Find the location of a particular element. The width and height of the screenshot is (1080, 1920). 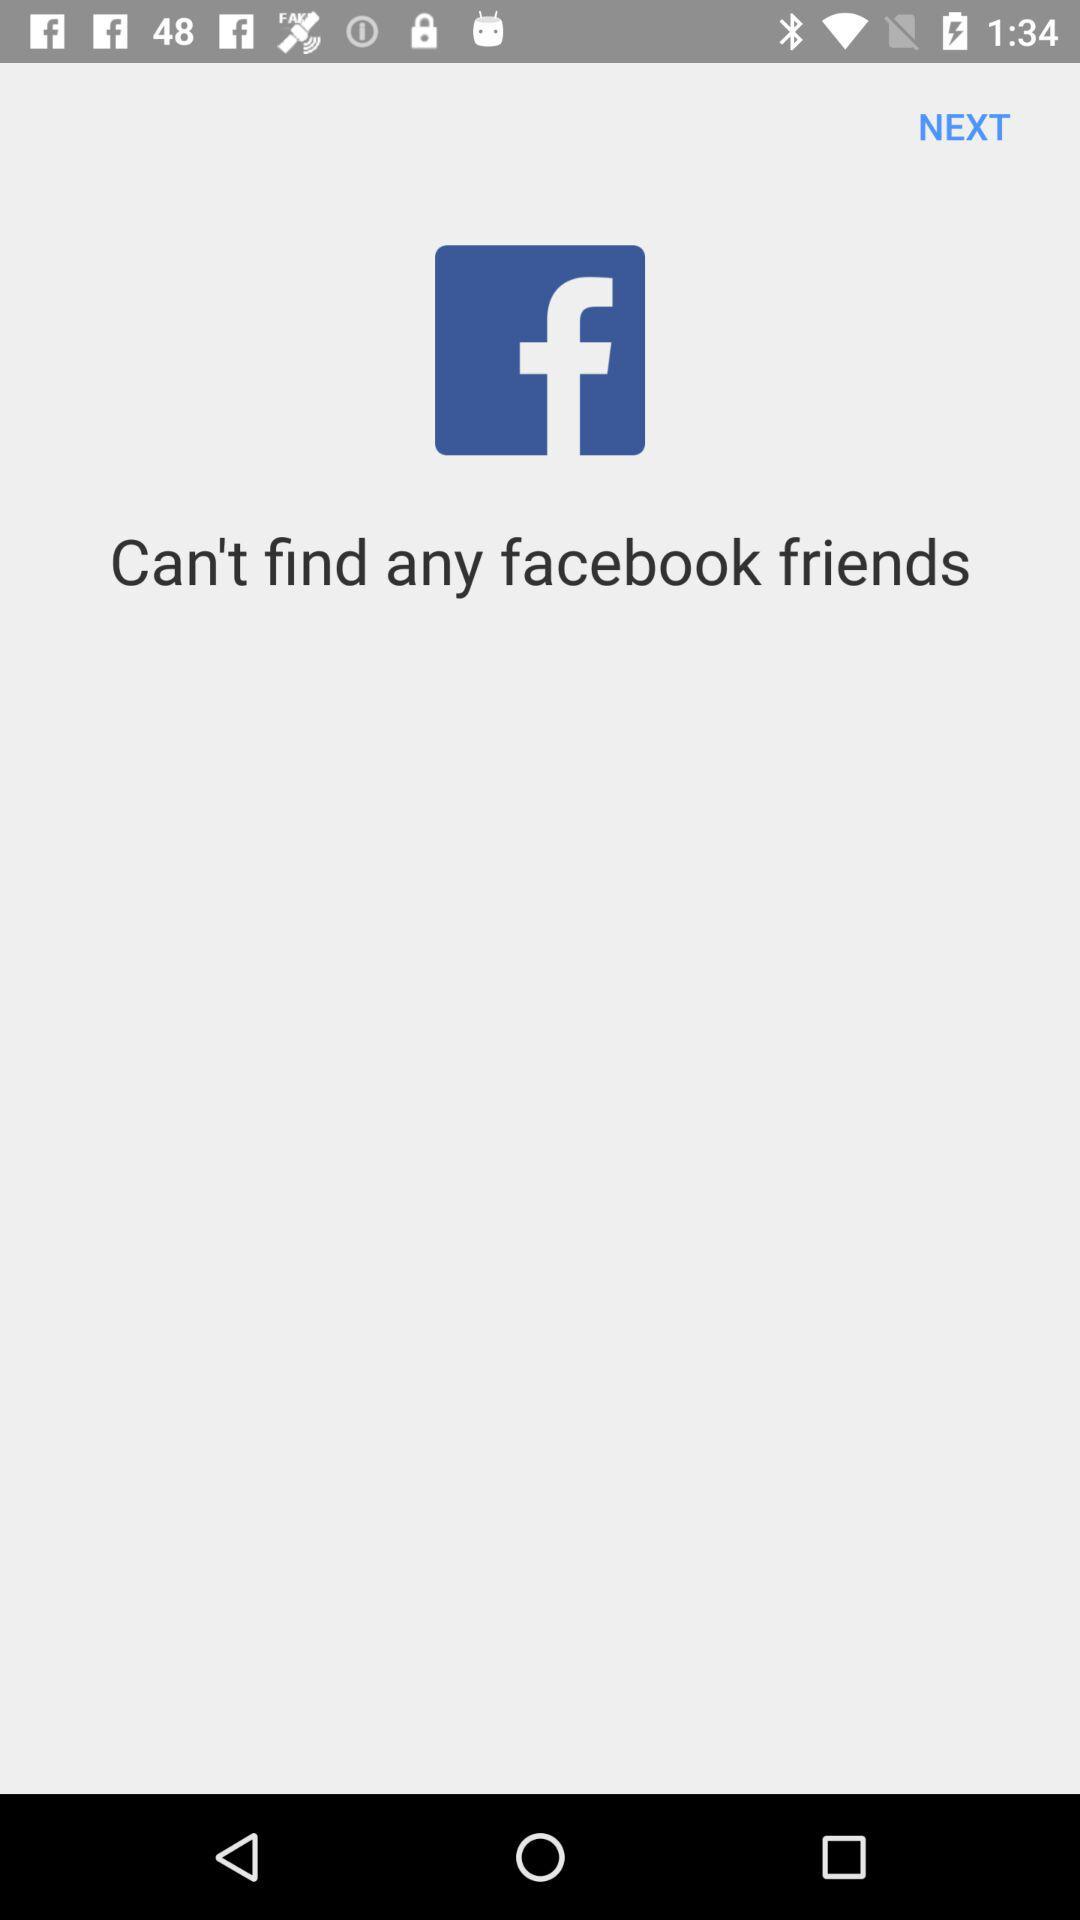

the next item is located at coordinates (963, 124).